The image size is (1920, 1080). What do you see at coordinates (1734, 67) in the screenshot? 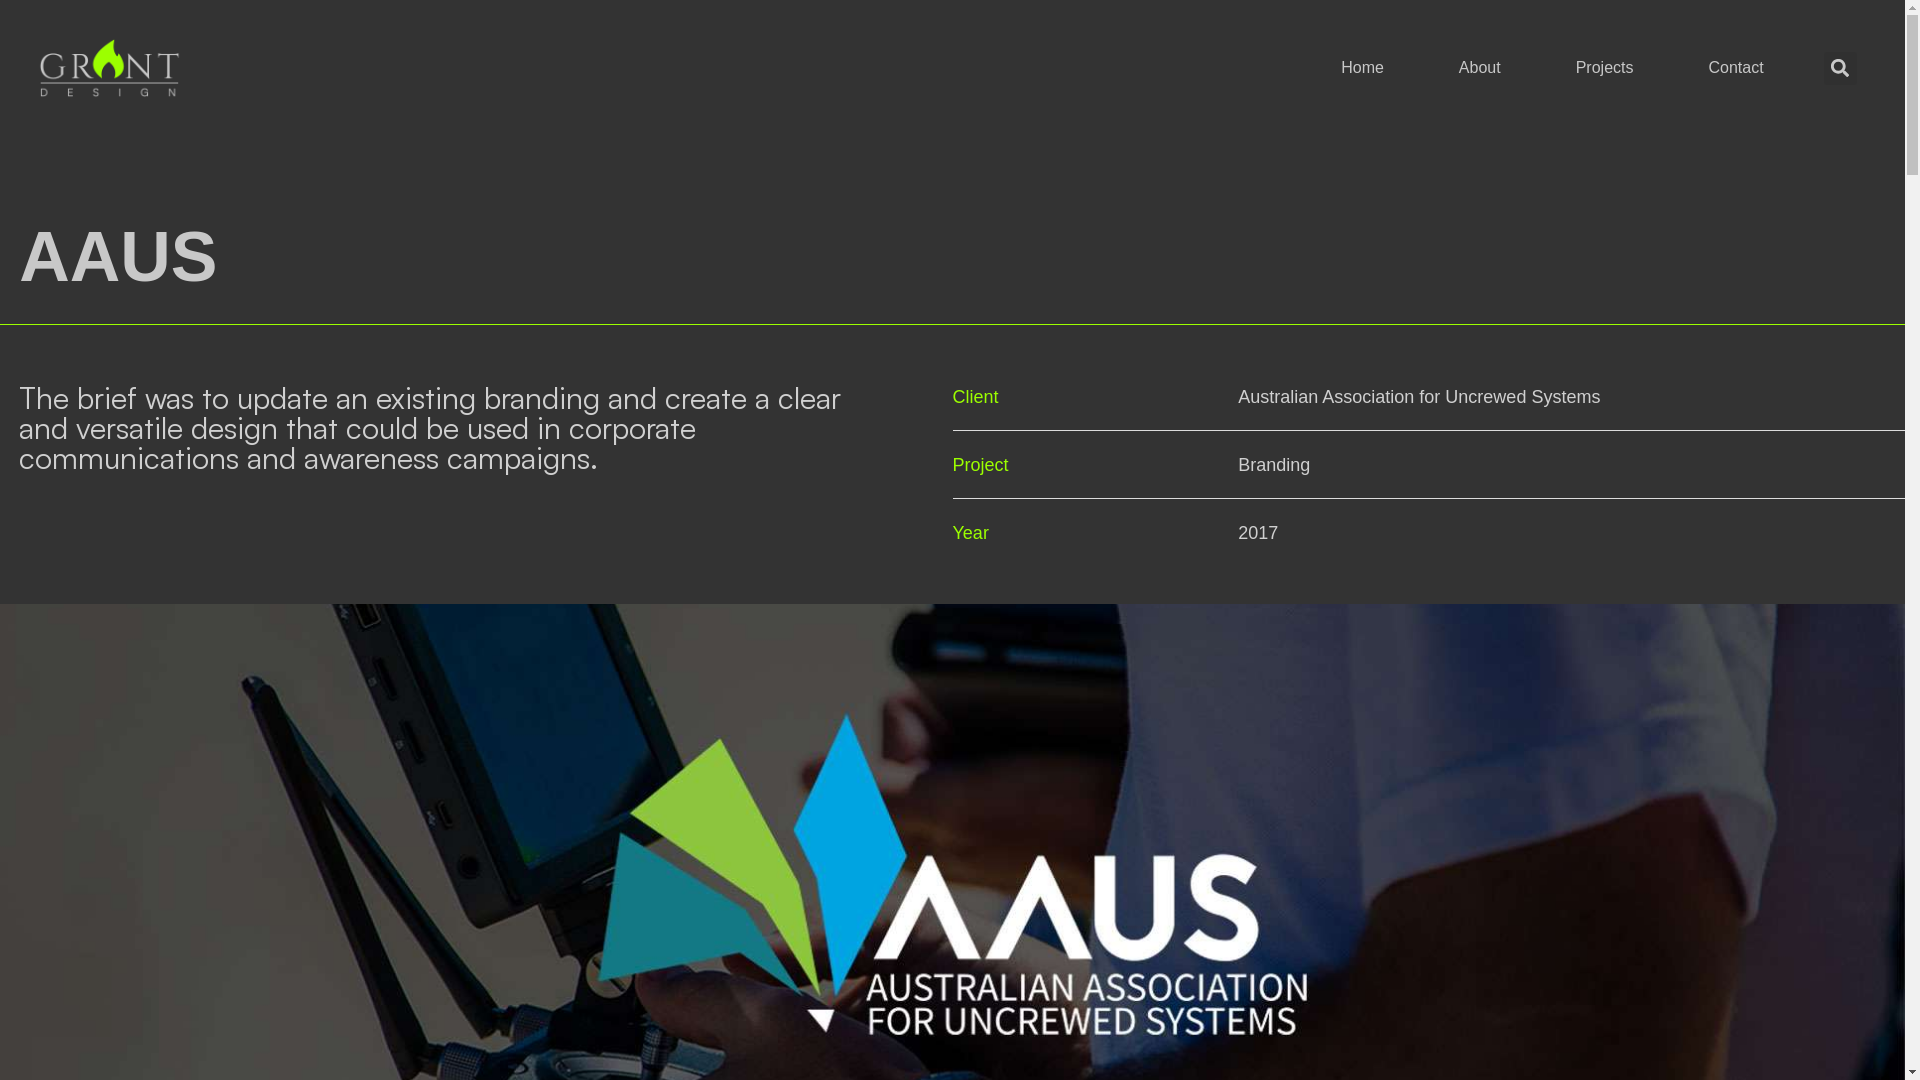
I see `'Contact'` at bounding box center [1734, 67].